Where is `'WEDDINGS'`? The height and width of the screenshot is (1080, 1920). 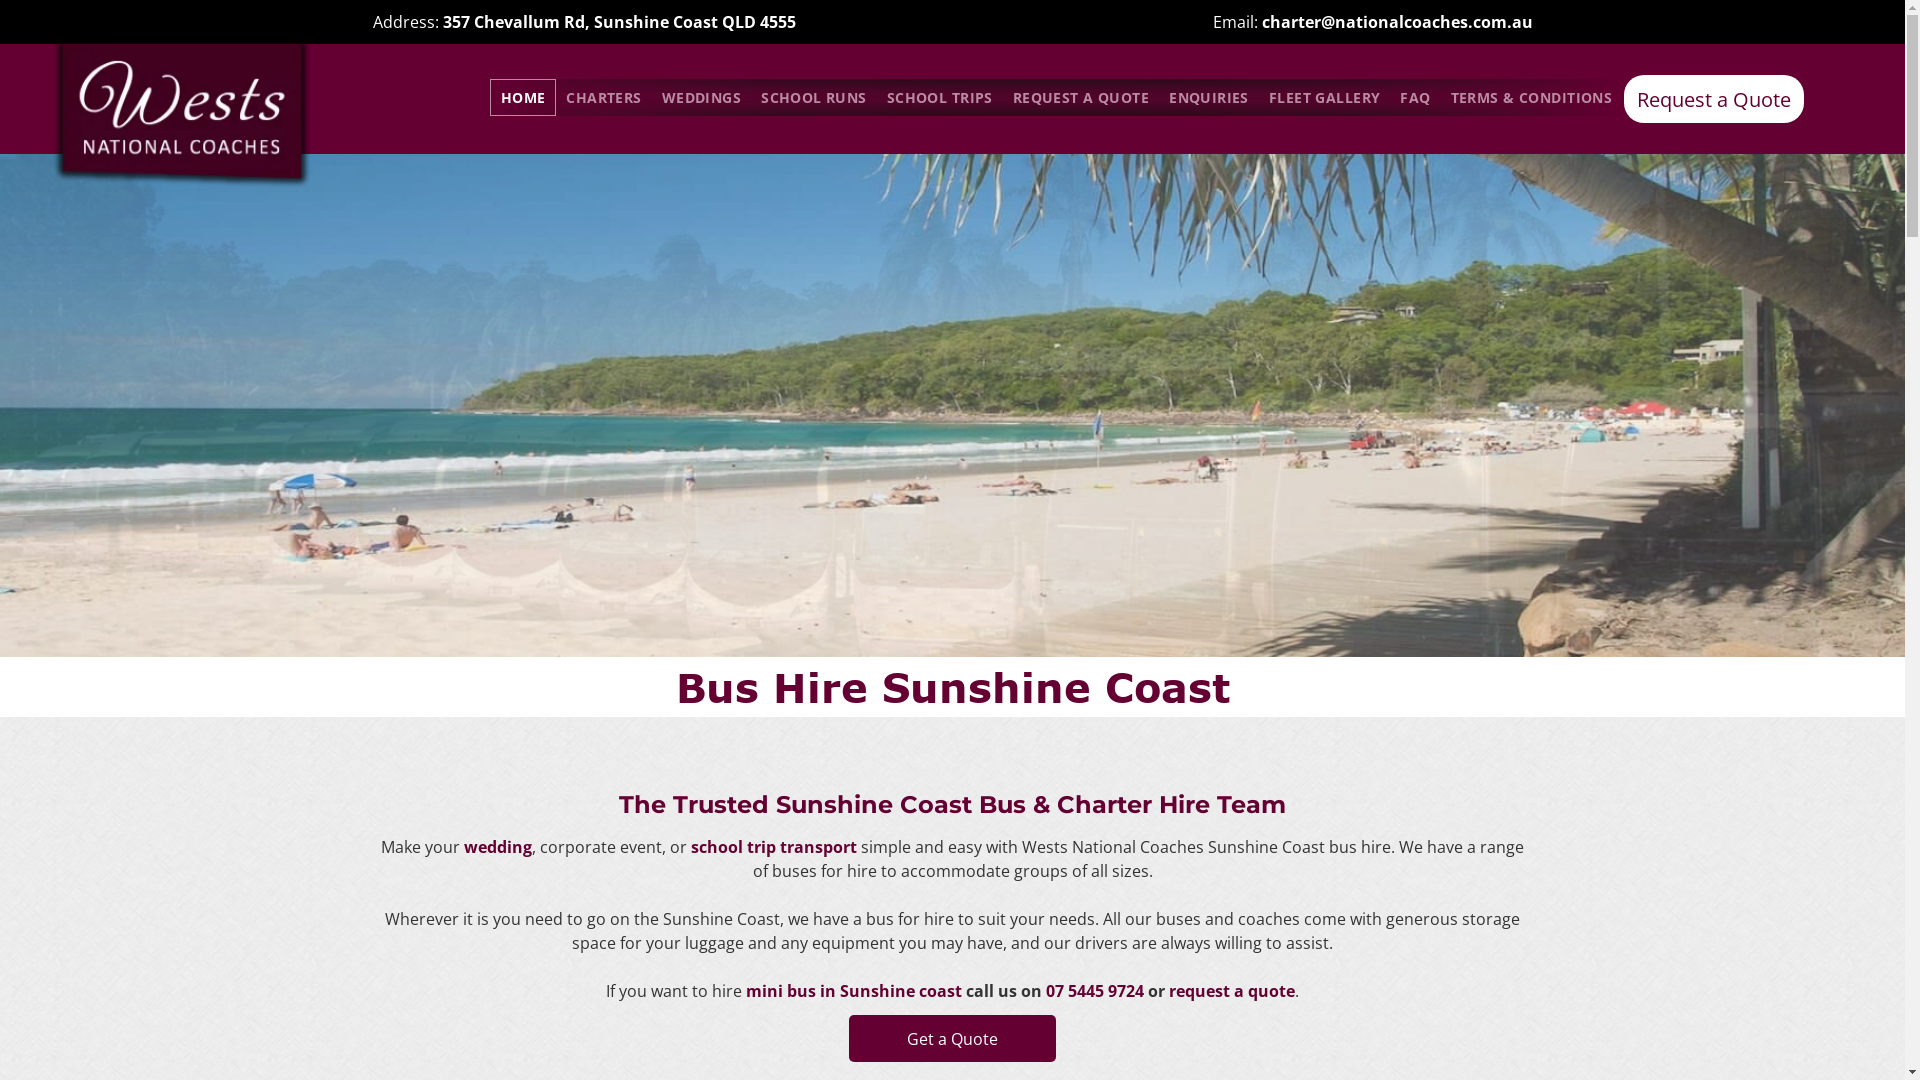
'WEDDINGS' is located at coordinates (701, 97).